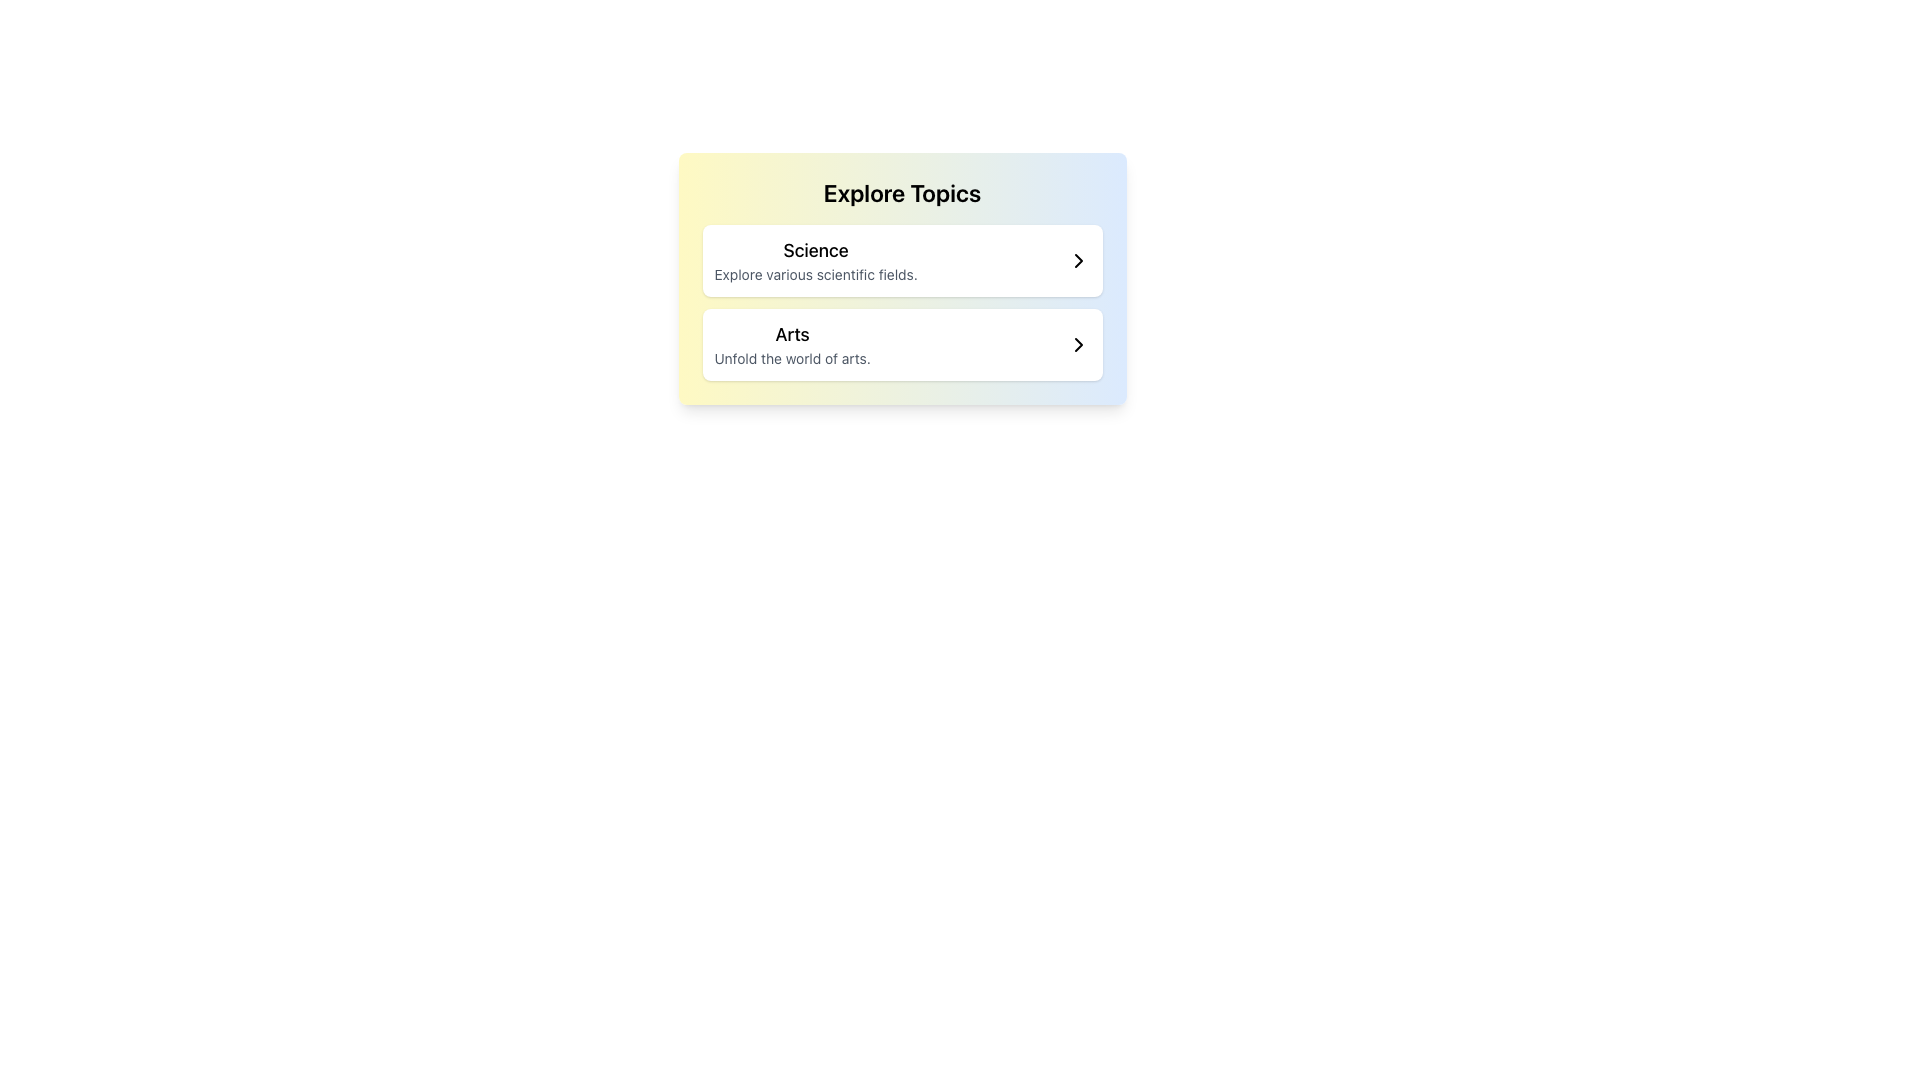  What do you see at coordinates (1077, 343) in the screenshot?
I see `the right-facing chevron SVG icon located to the right of the 'Arts' text within the lower section of the 'Explore Topics' card` at bounding box center [1077, 343].